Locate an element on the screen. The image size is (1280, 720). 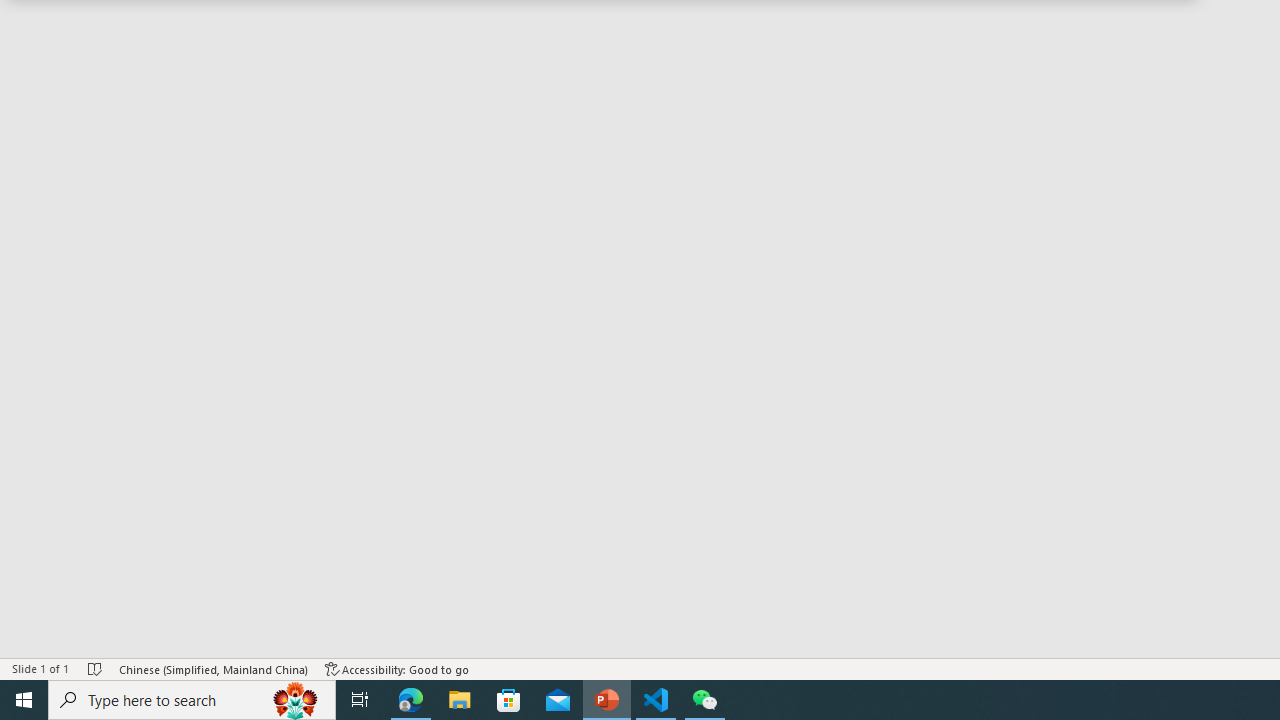
'Task View' is located at coordinates (359, 698).